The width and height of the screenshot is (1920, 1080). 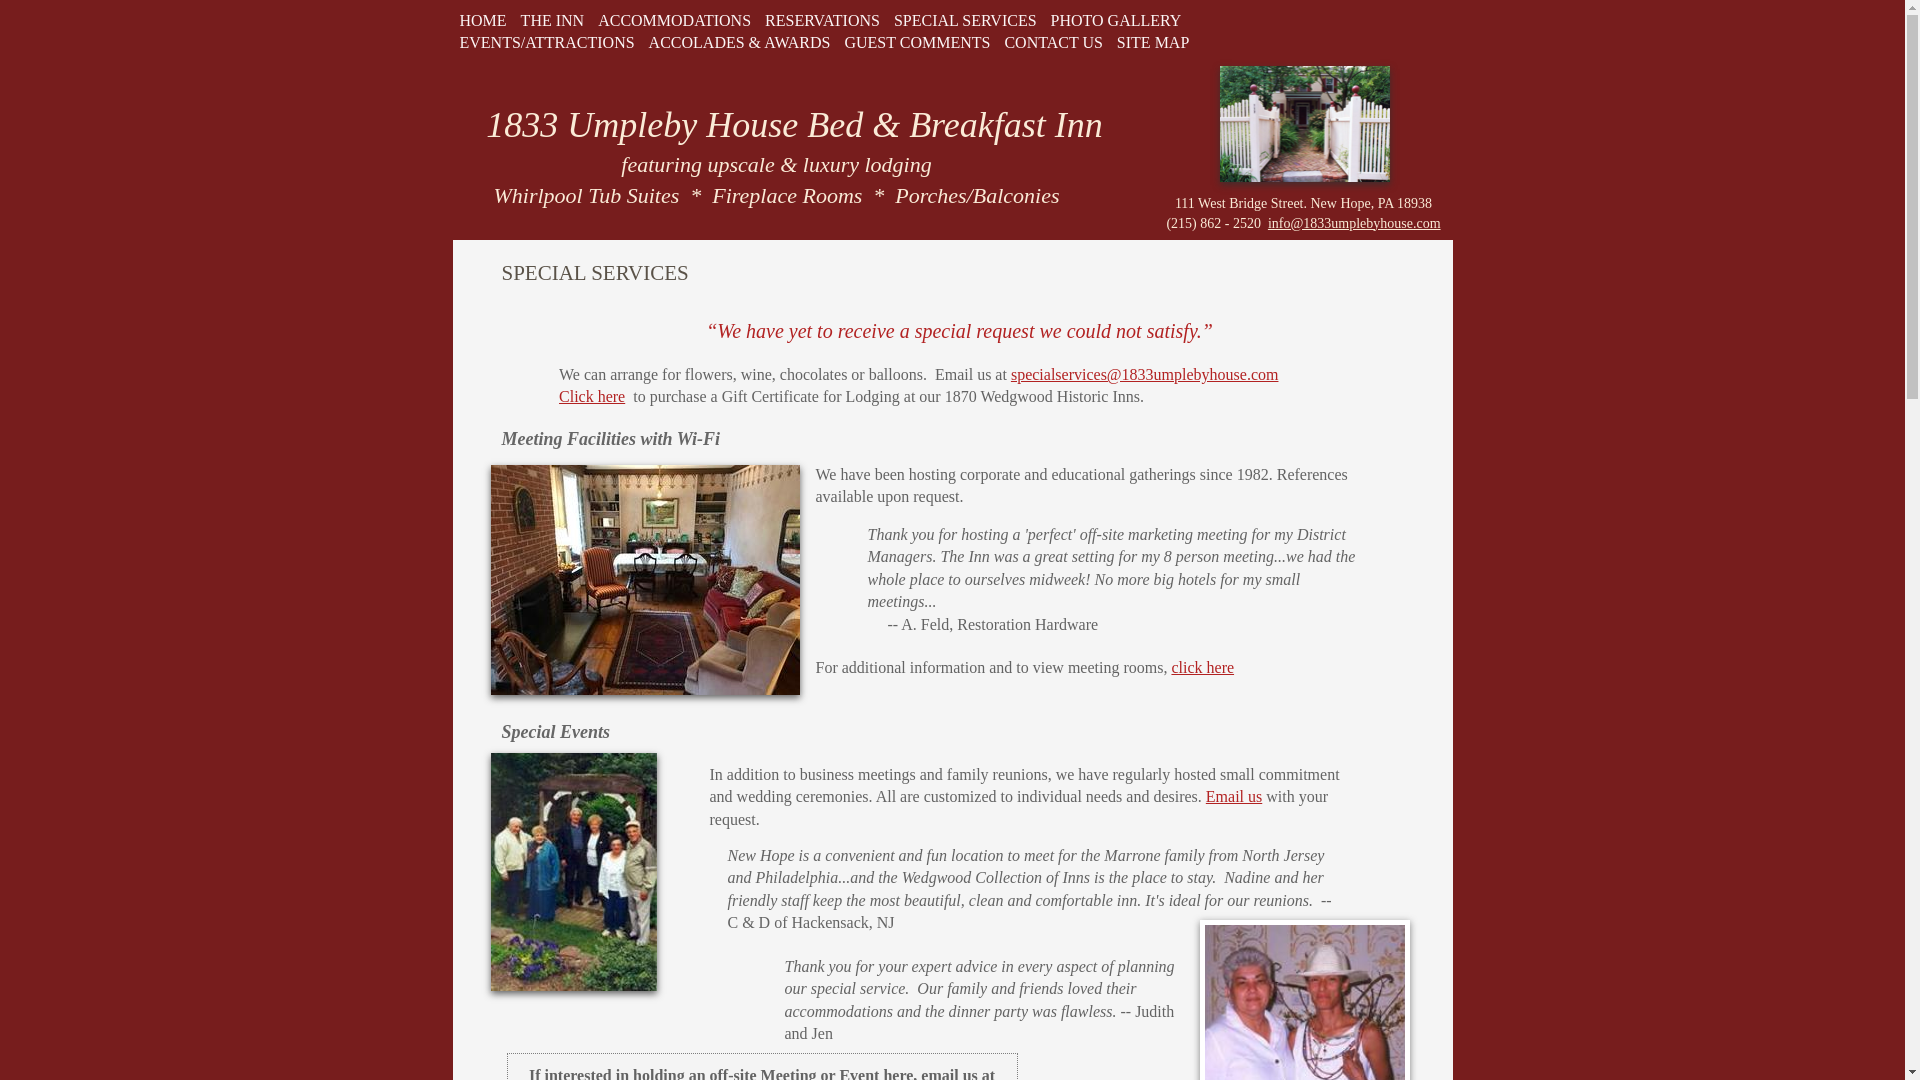 I want to click on 'Email us', so click(x=1232, y=795).